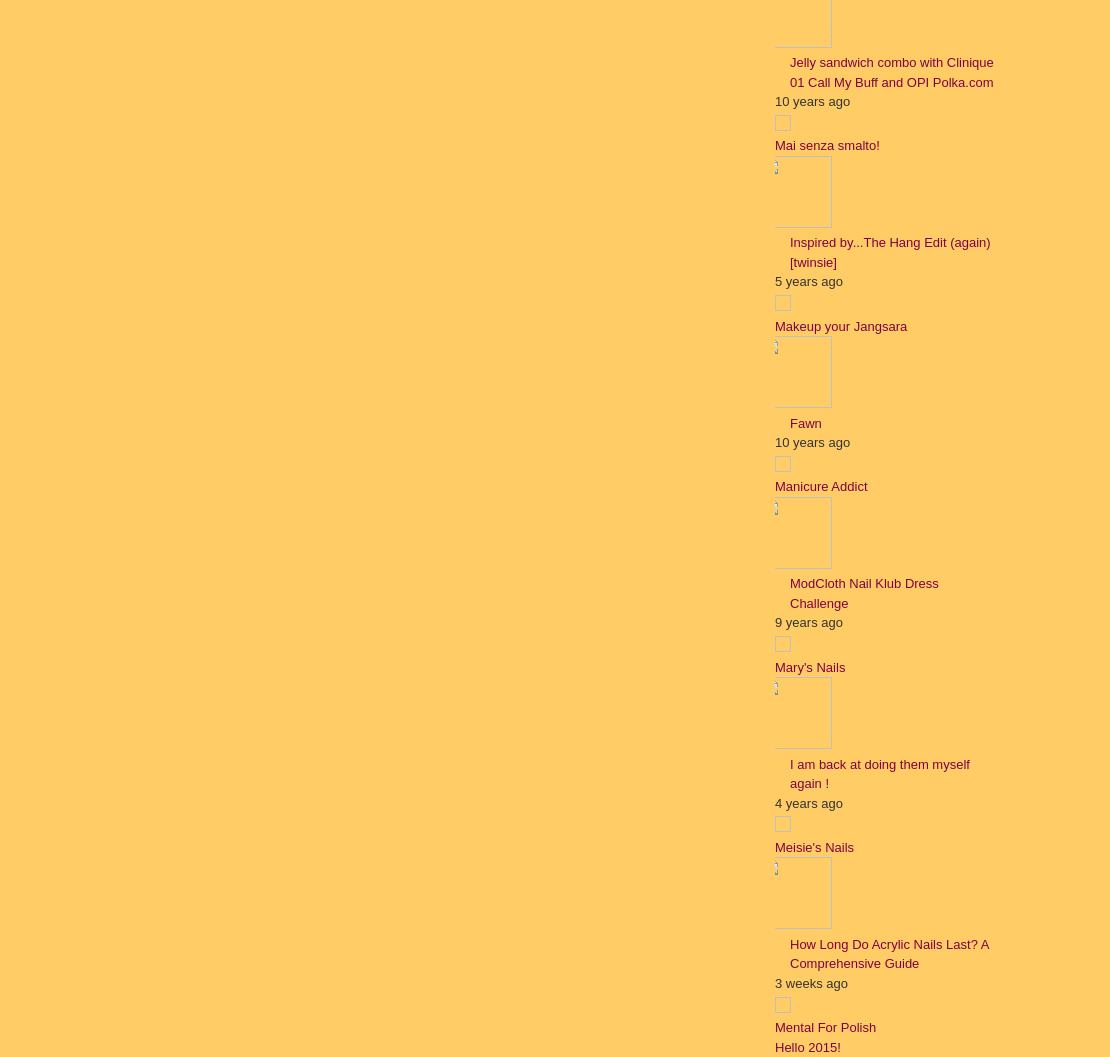 The image size is (1110, 1057). Describe the element at coordinates (825, 1026) in the screenshot. I see `'Mental For Polish'` at that location.